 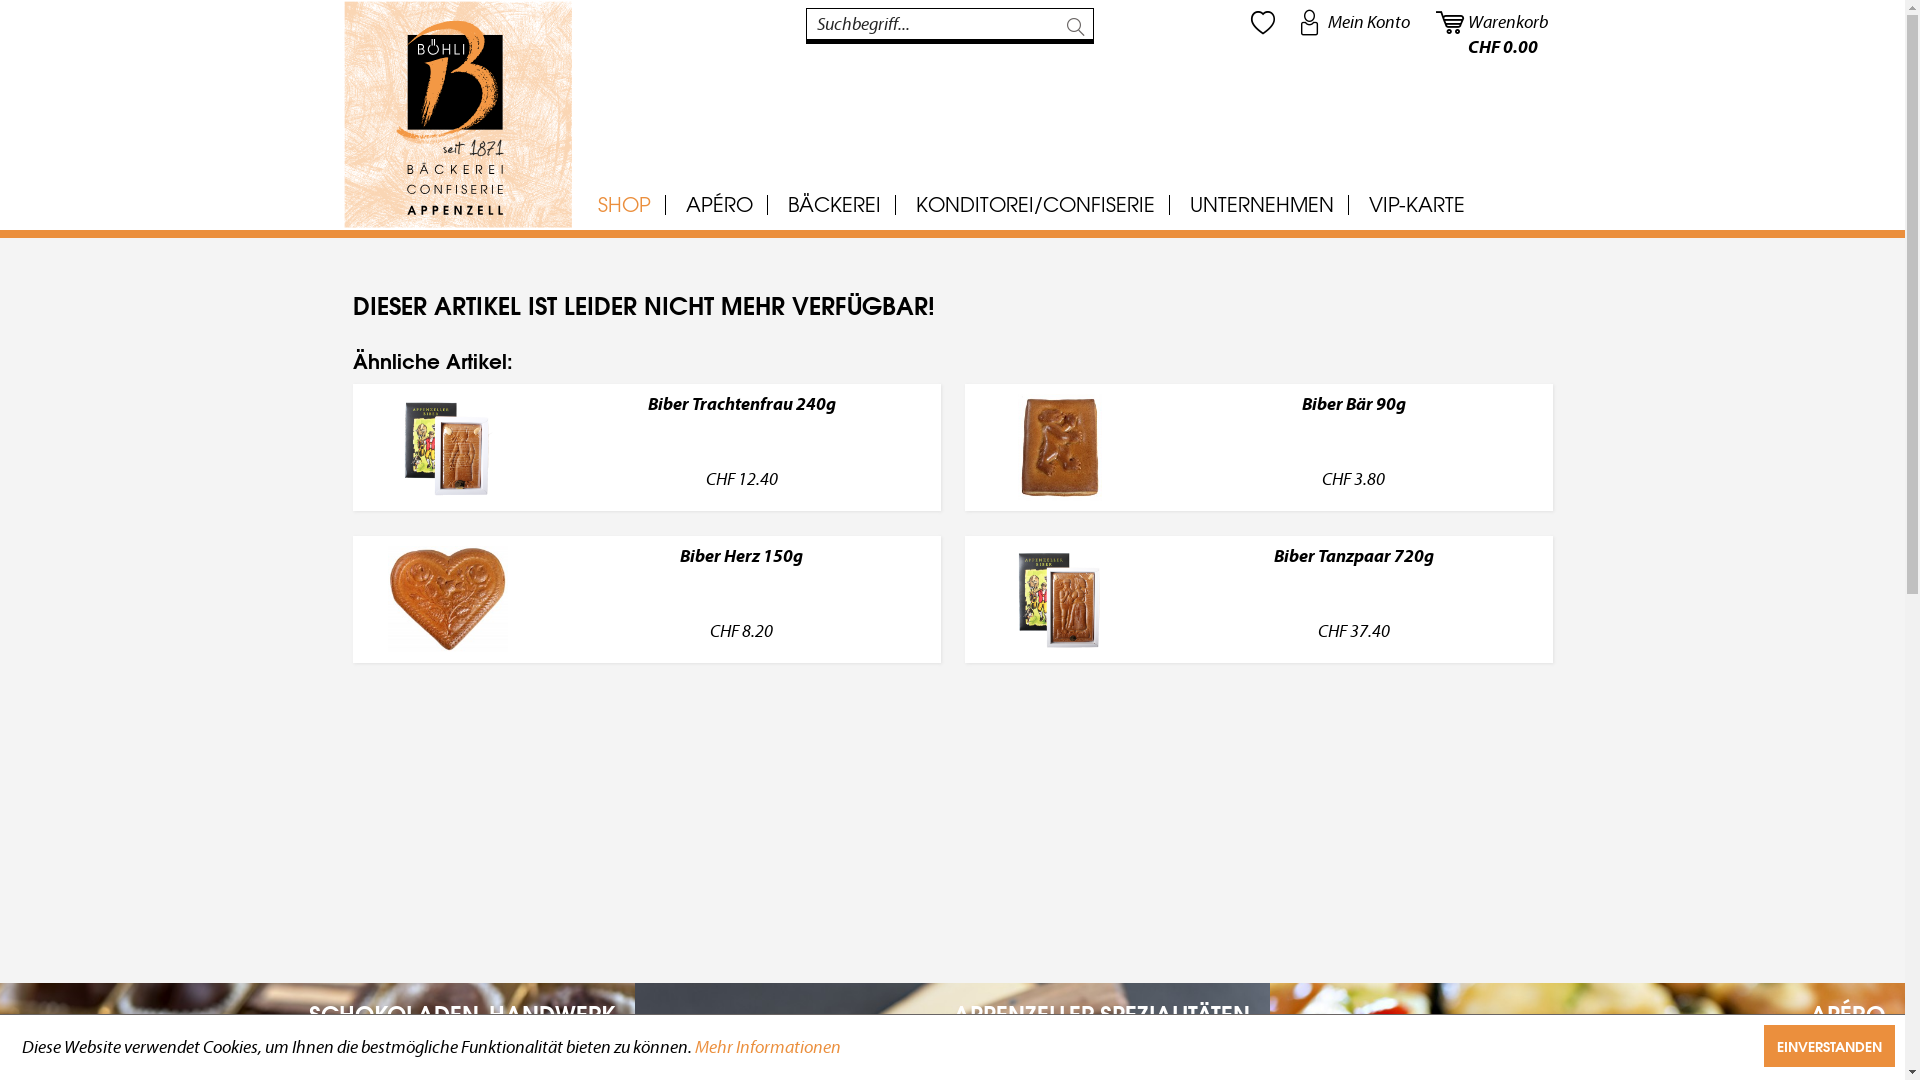 I want to click on 'Mehr Informationen', so click(x=767, y=1046).